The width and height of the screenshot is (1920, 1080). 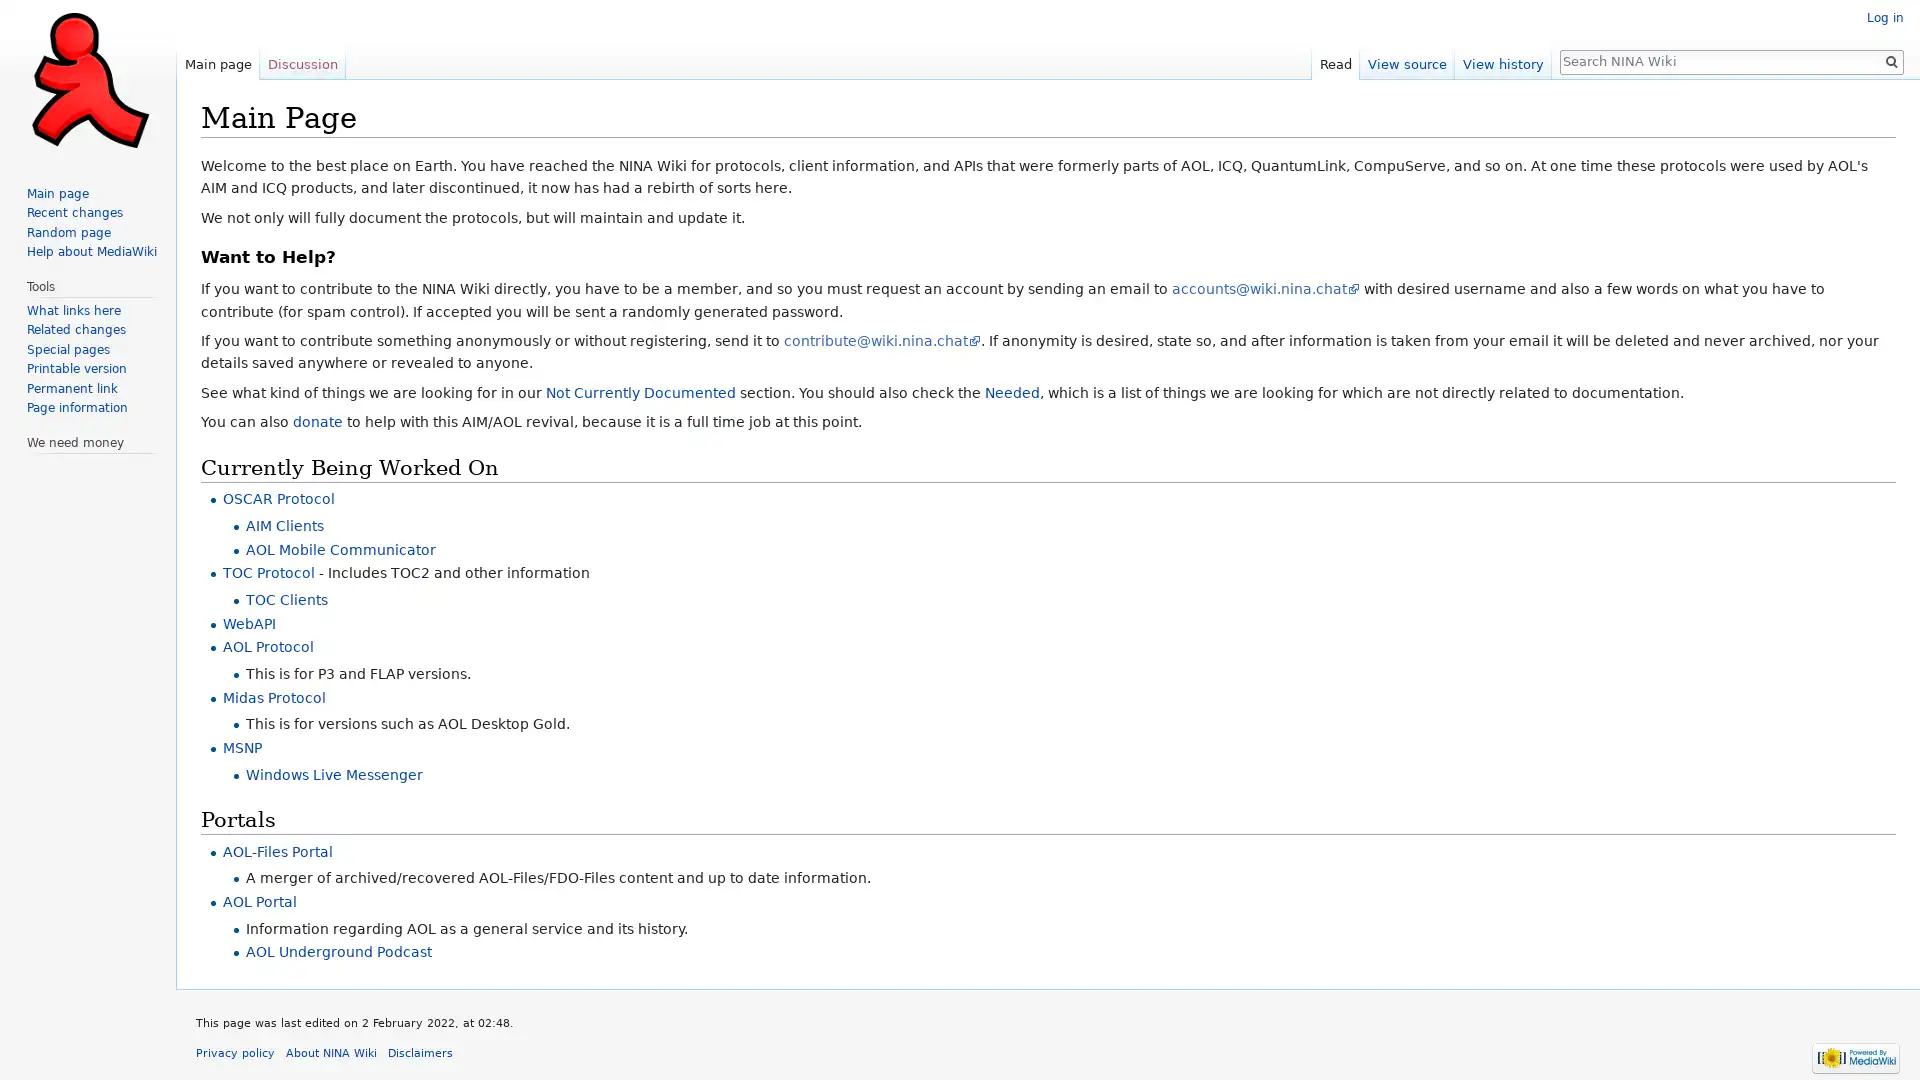 What do you see at coordinates (1890, 60) in the screenshot?
I see `Go` at bounding box center [1890, 60].